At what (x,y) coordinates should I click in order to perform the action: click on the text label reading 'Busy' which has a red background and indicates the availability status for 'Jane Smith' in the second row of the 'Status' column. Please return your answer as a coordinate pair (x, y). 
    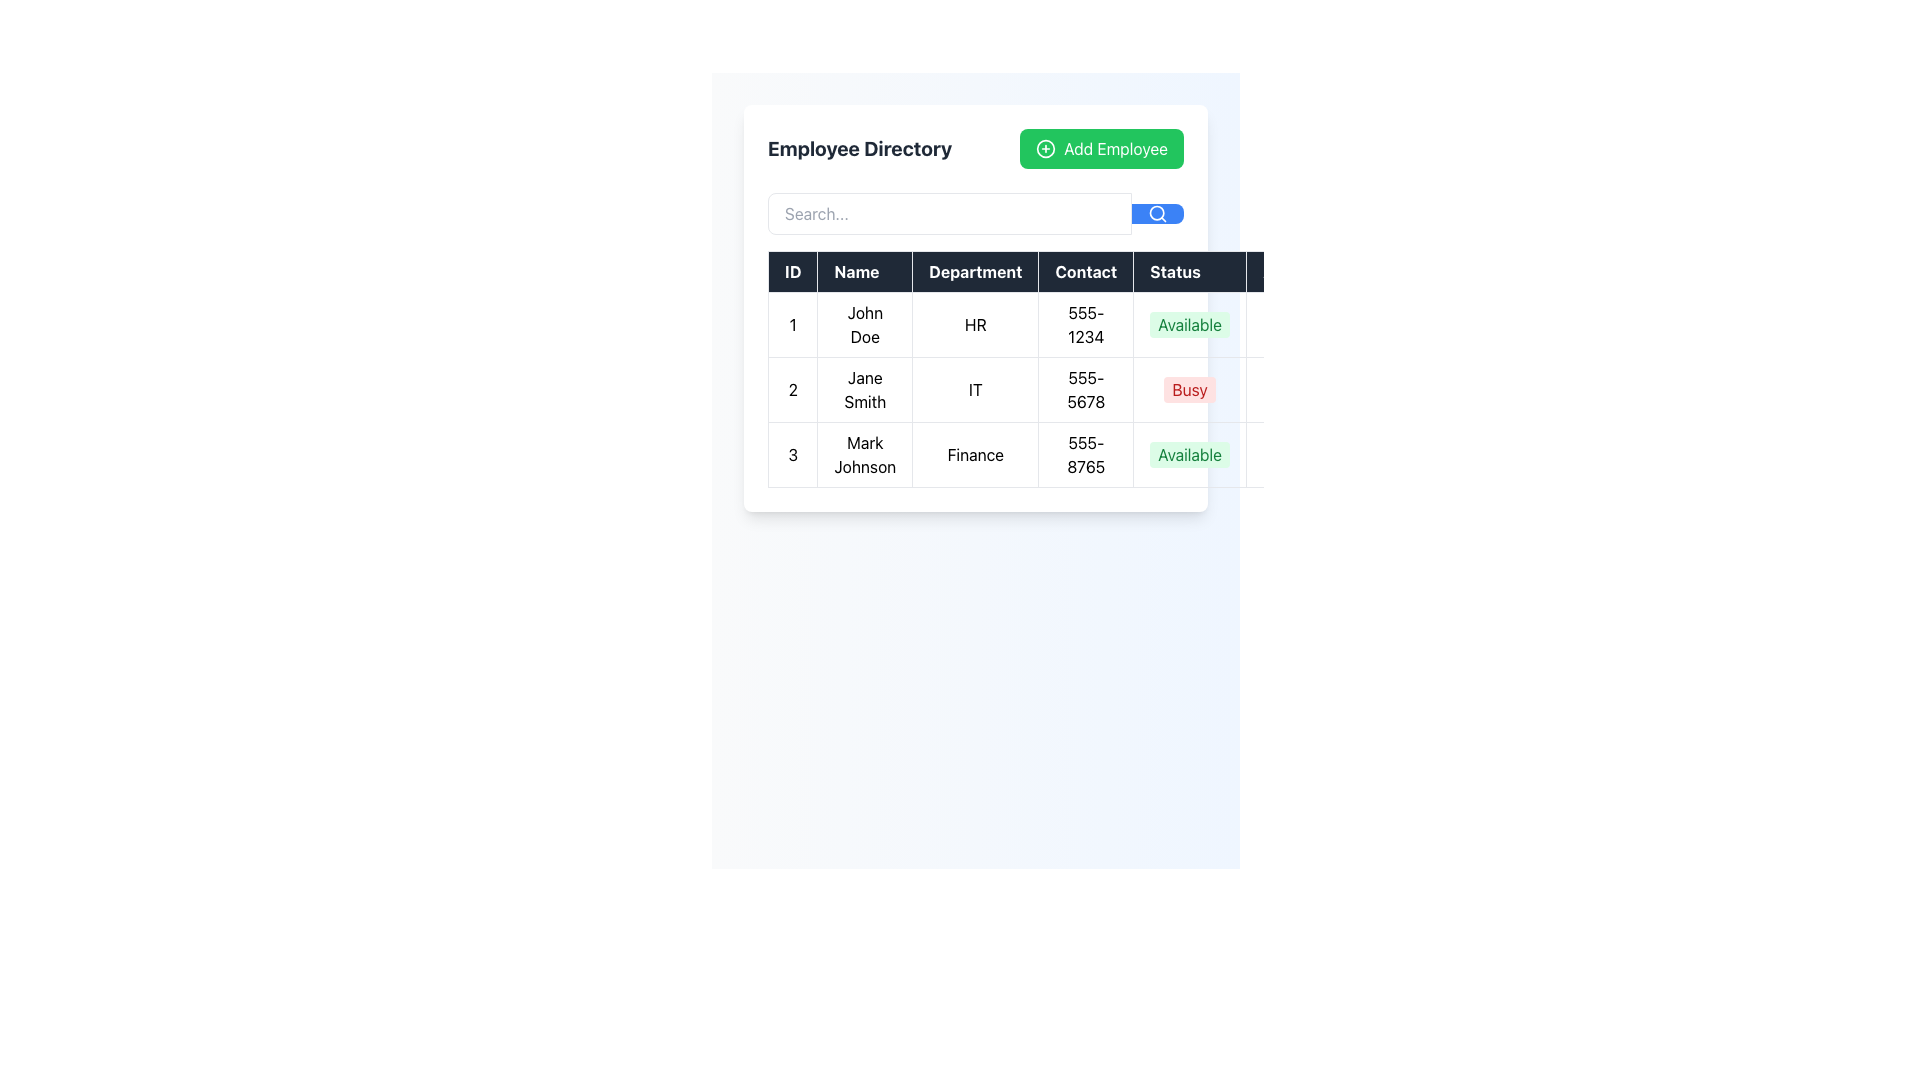
    Looking at the image, I should click on (1190, 389).